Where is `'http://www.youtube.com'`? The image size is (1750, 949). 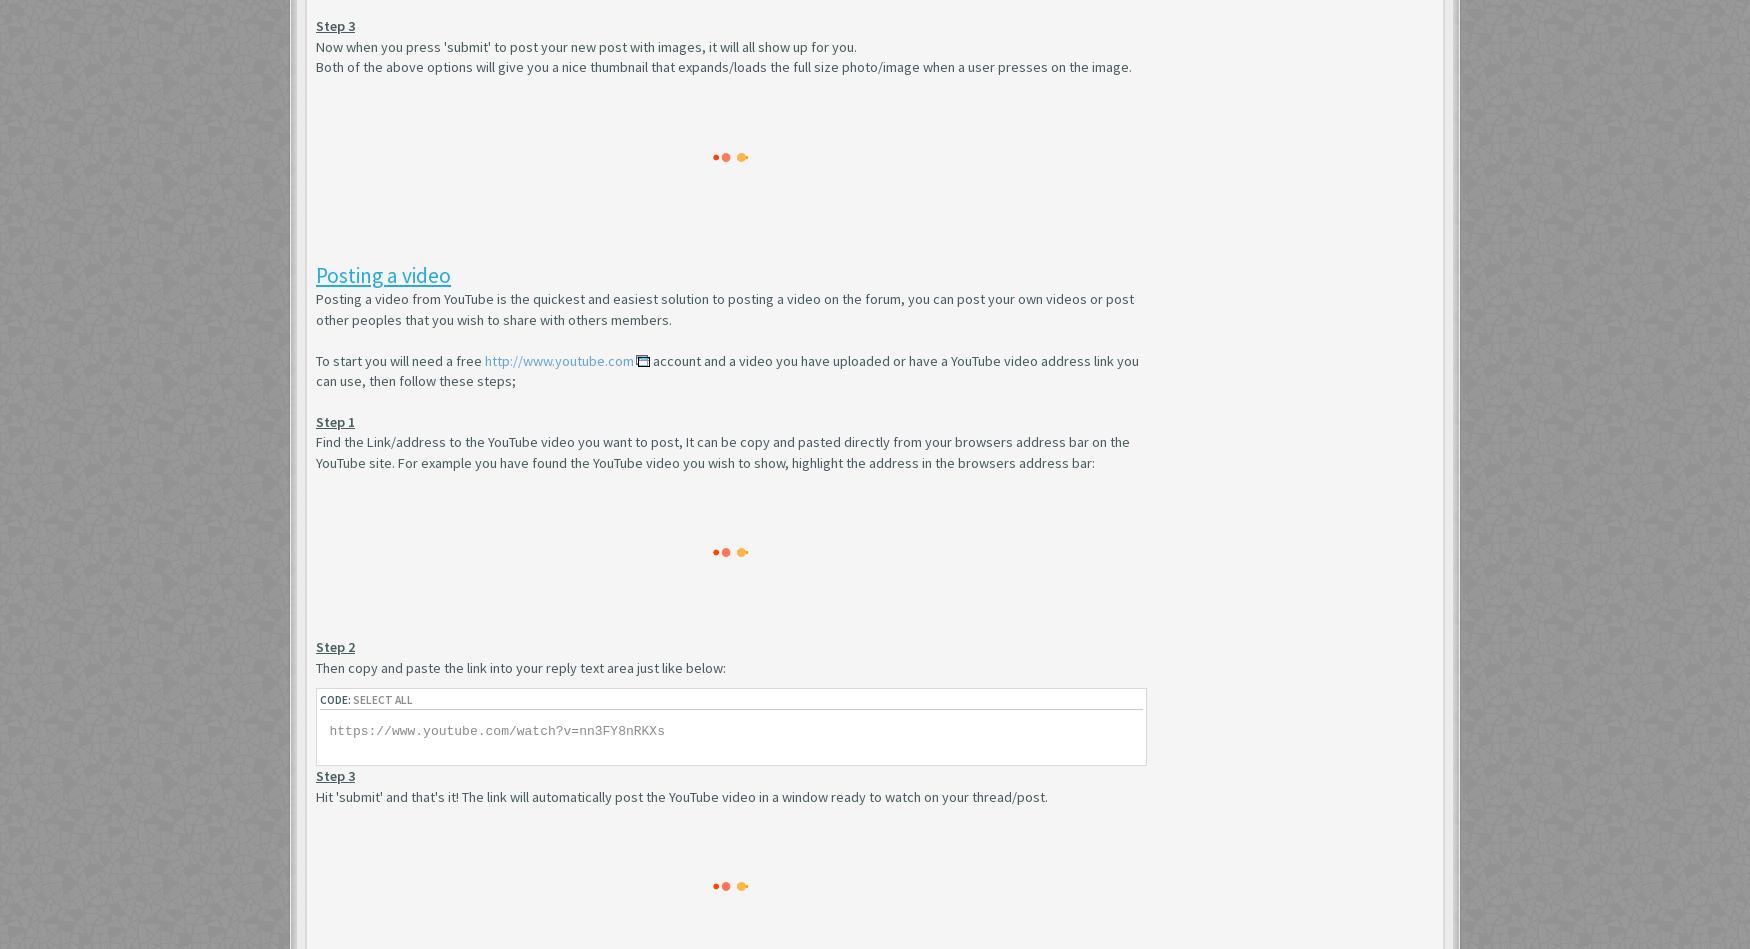
'http://www.youtube.com' is located at coordinates (558, 359).